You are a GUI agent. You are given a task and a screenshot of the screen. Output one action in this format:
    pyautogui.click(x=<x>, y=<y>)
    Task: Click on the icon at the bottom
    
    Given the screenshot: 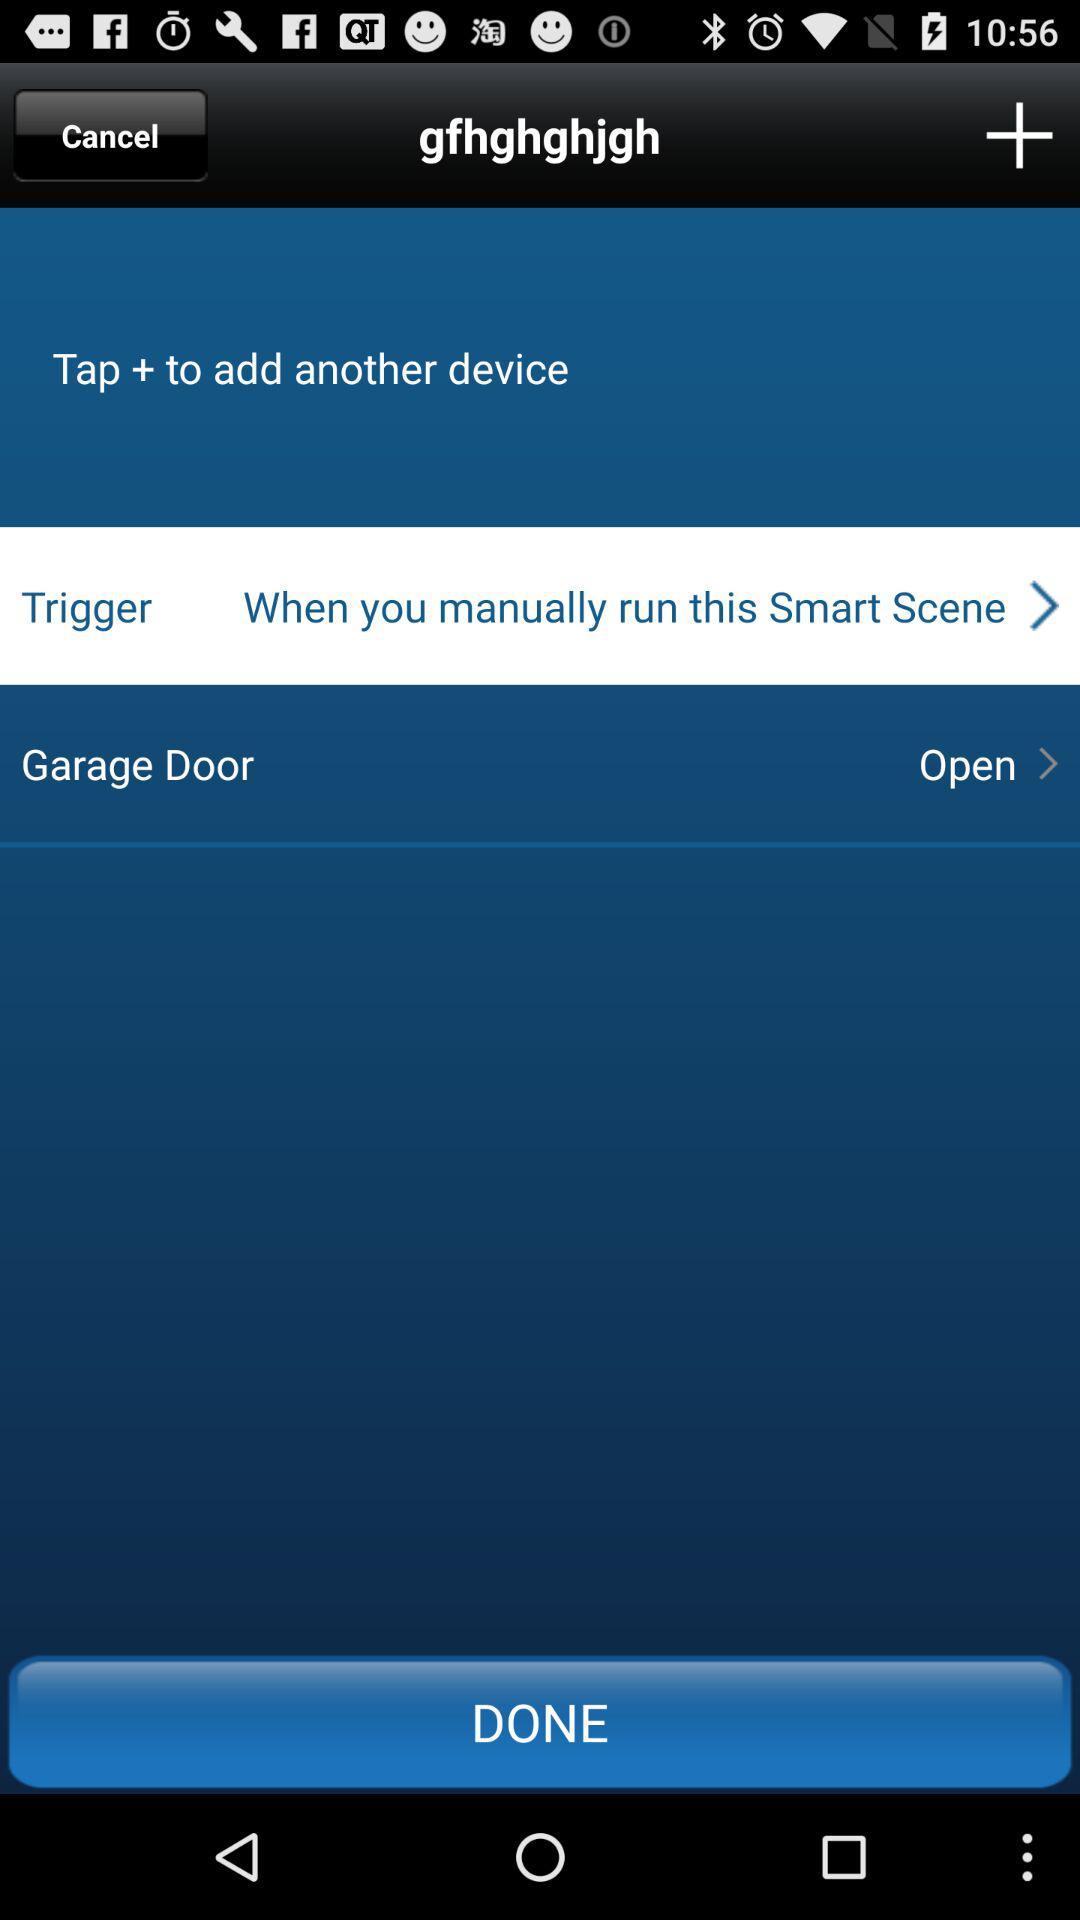 What is the action you would take?
    pyautogui.click(x=540, y=1720)
    